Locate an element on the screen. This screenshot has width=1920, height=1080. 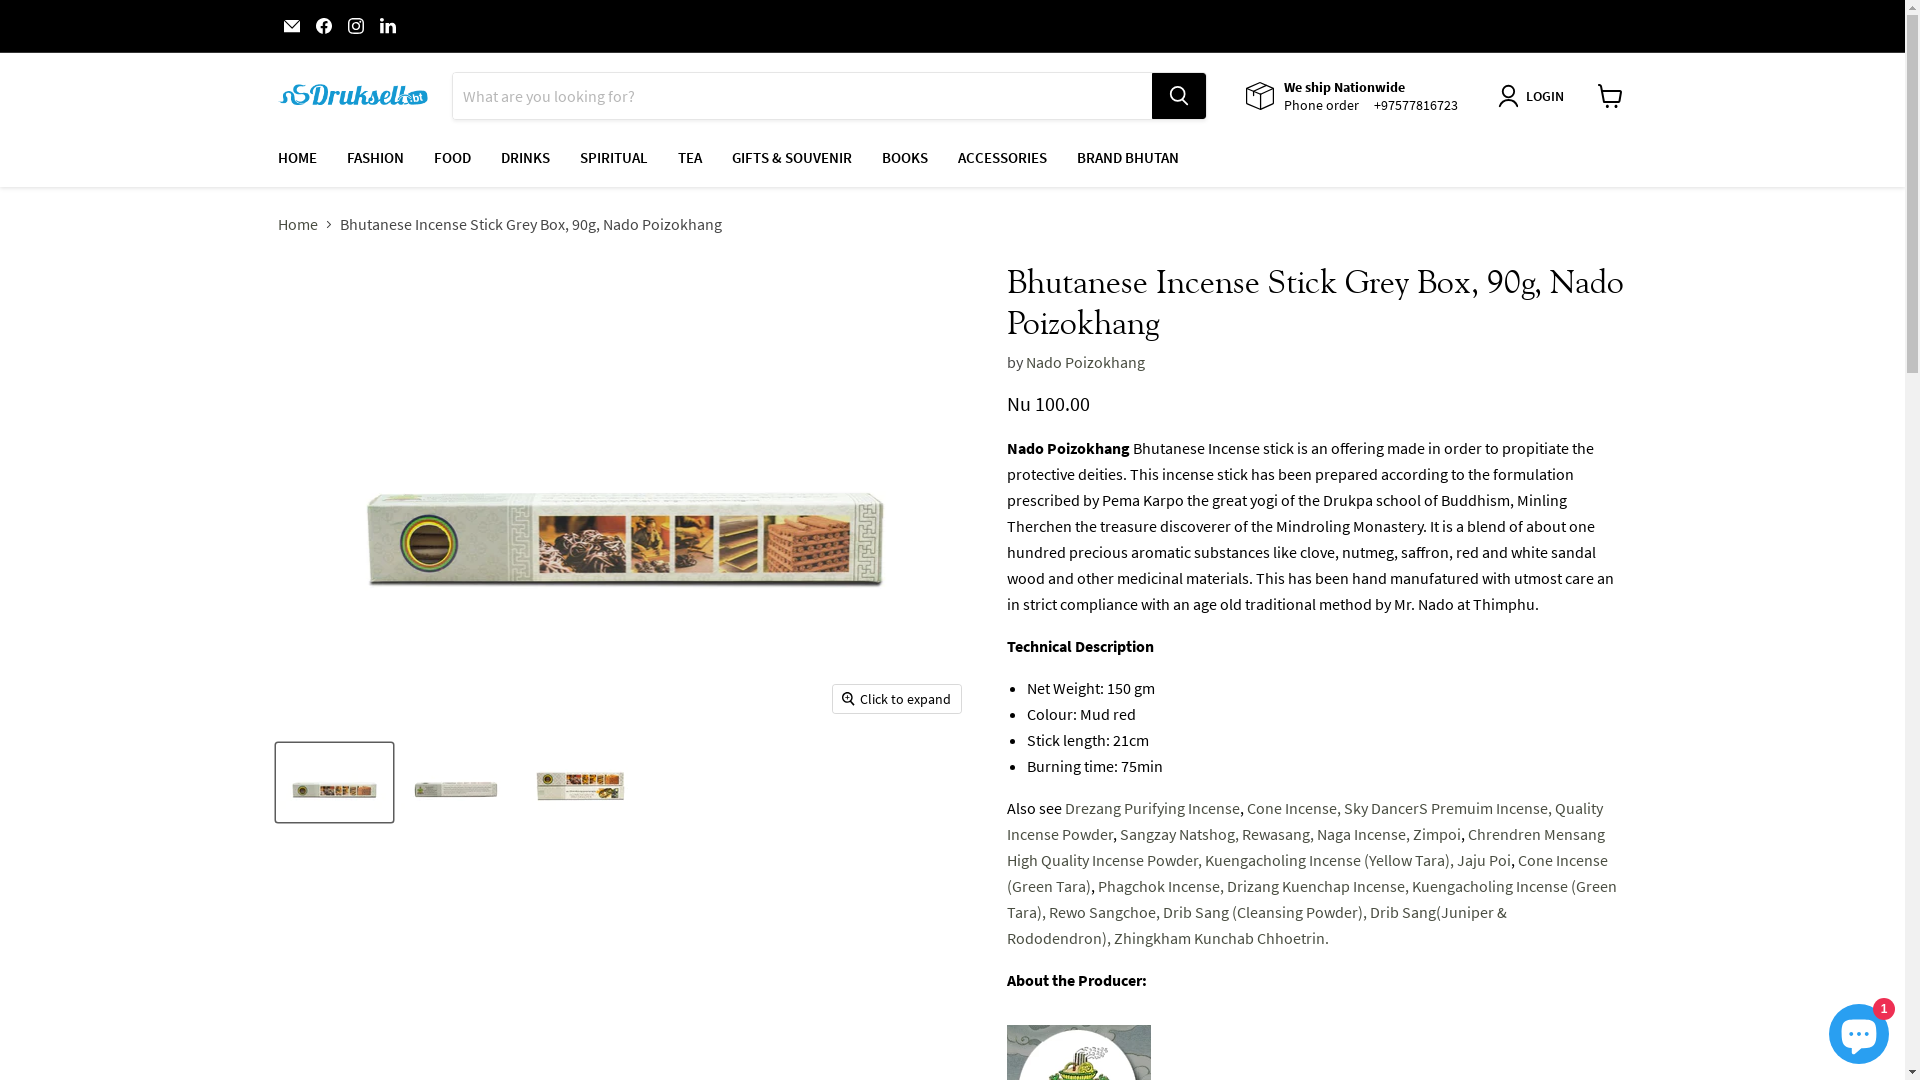
'Phagchok Incense,' is located at coordinates (1161, 885).